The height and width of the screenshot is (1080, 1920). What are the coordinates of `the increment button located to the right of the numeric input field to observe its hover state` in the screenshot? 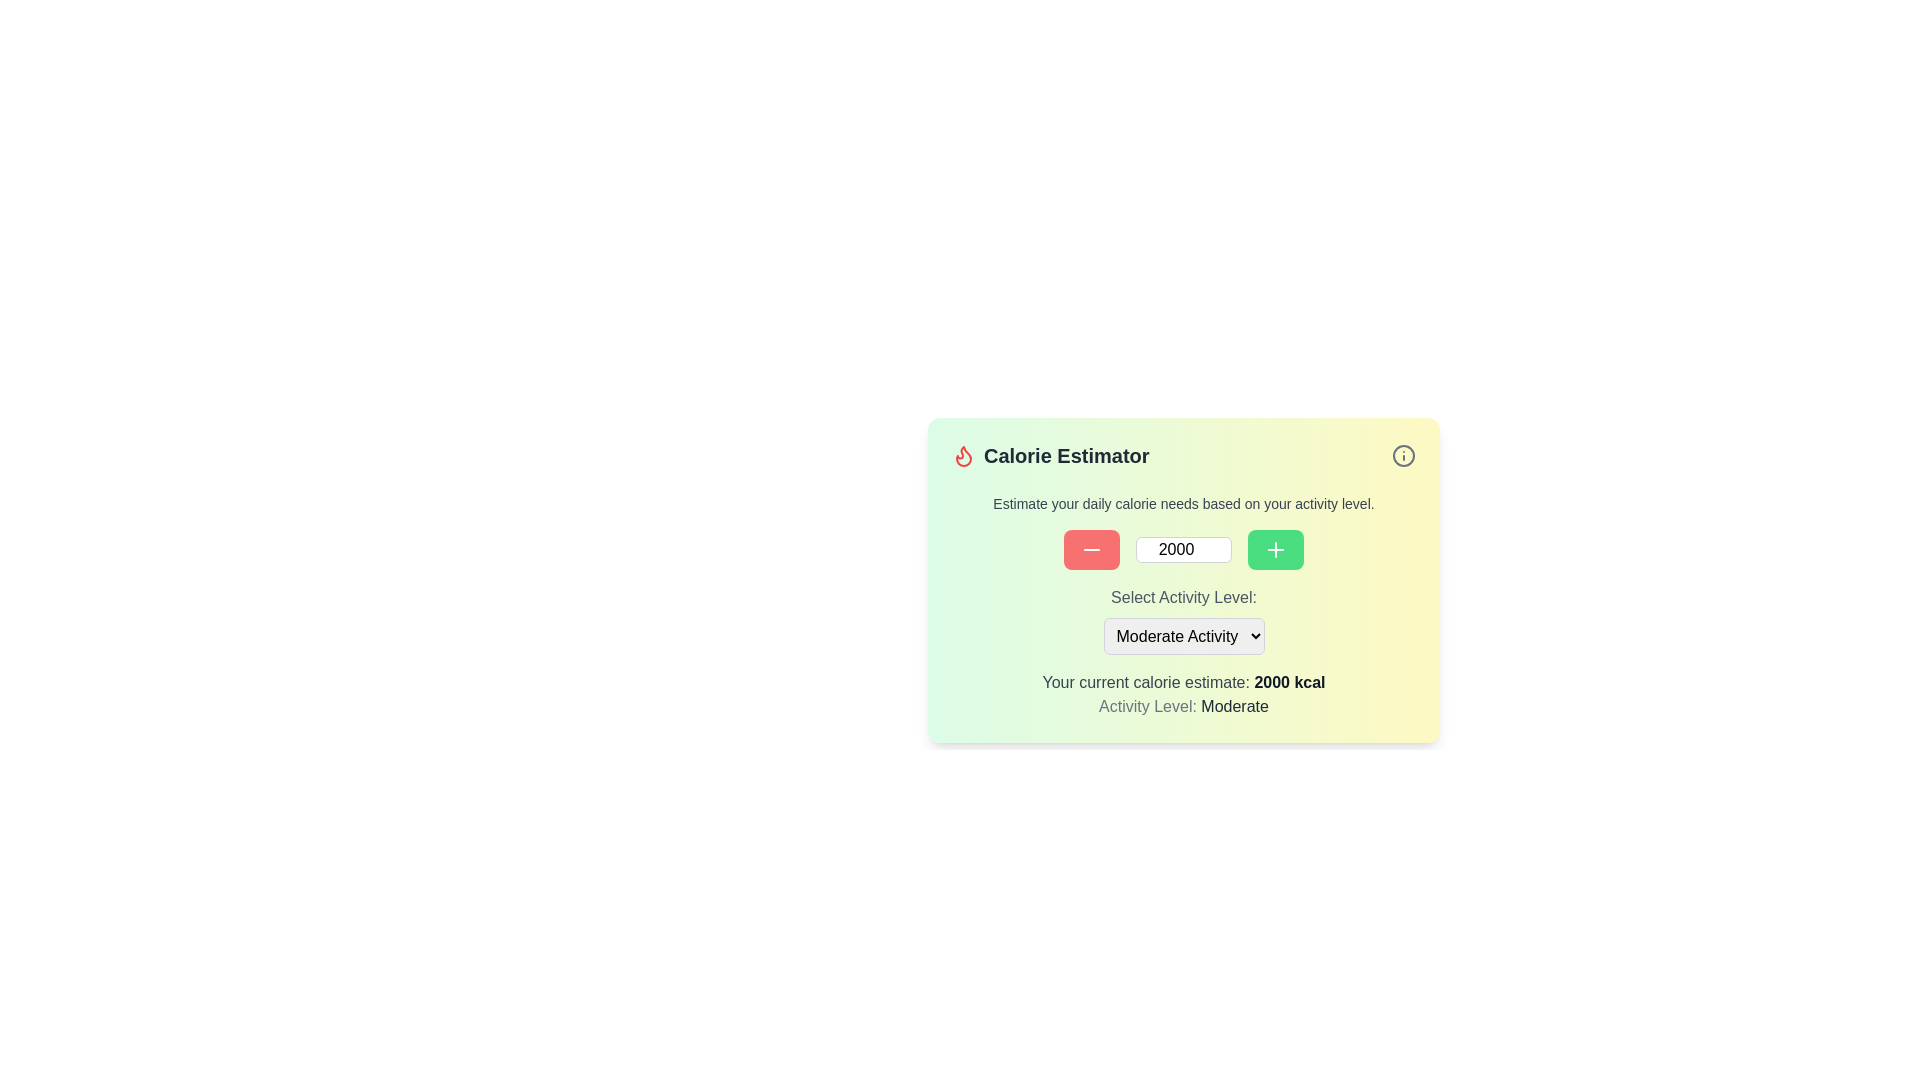 It's located at (1275, 550).